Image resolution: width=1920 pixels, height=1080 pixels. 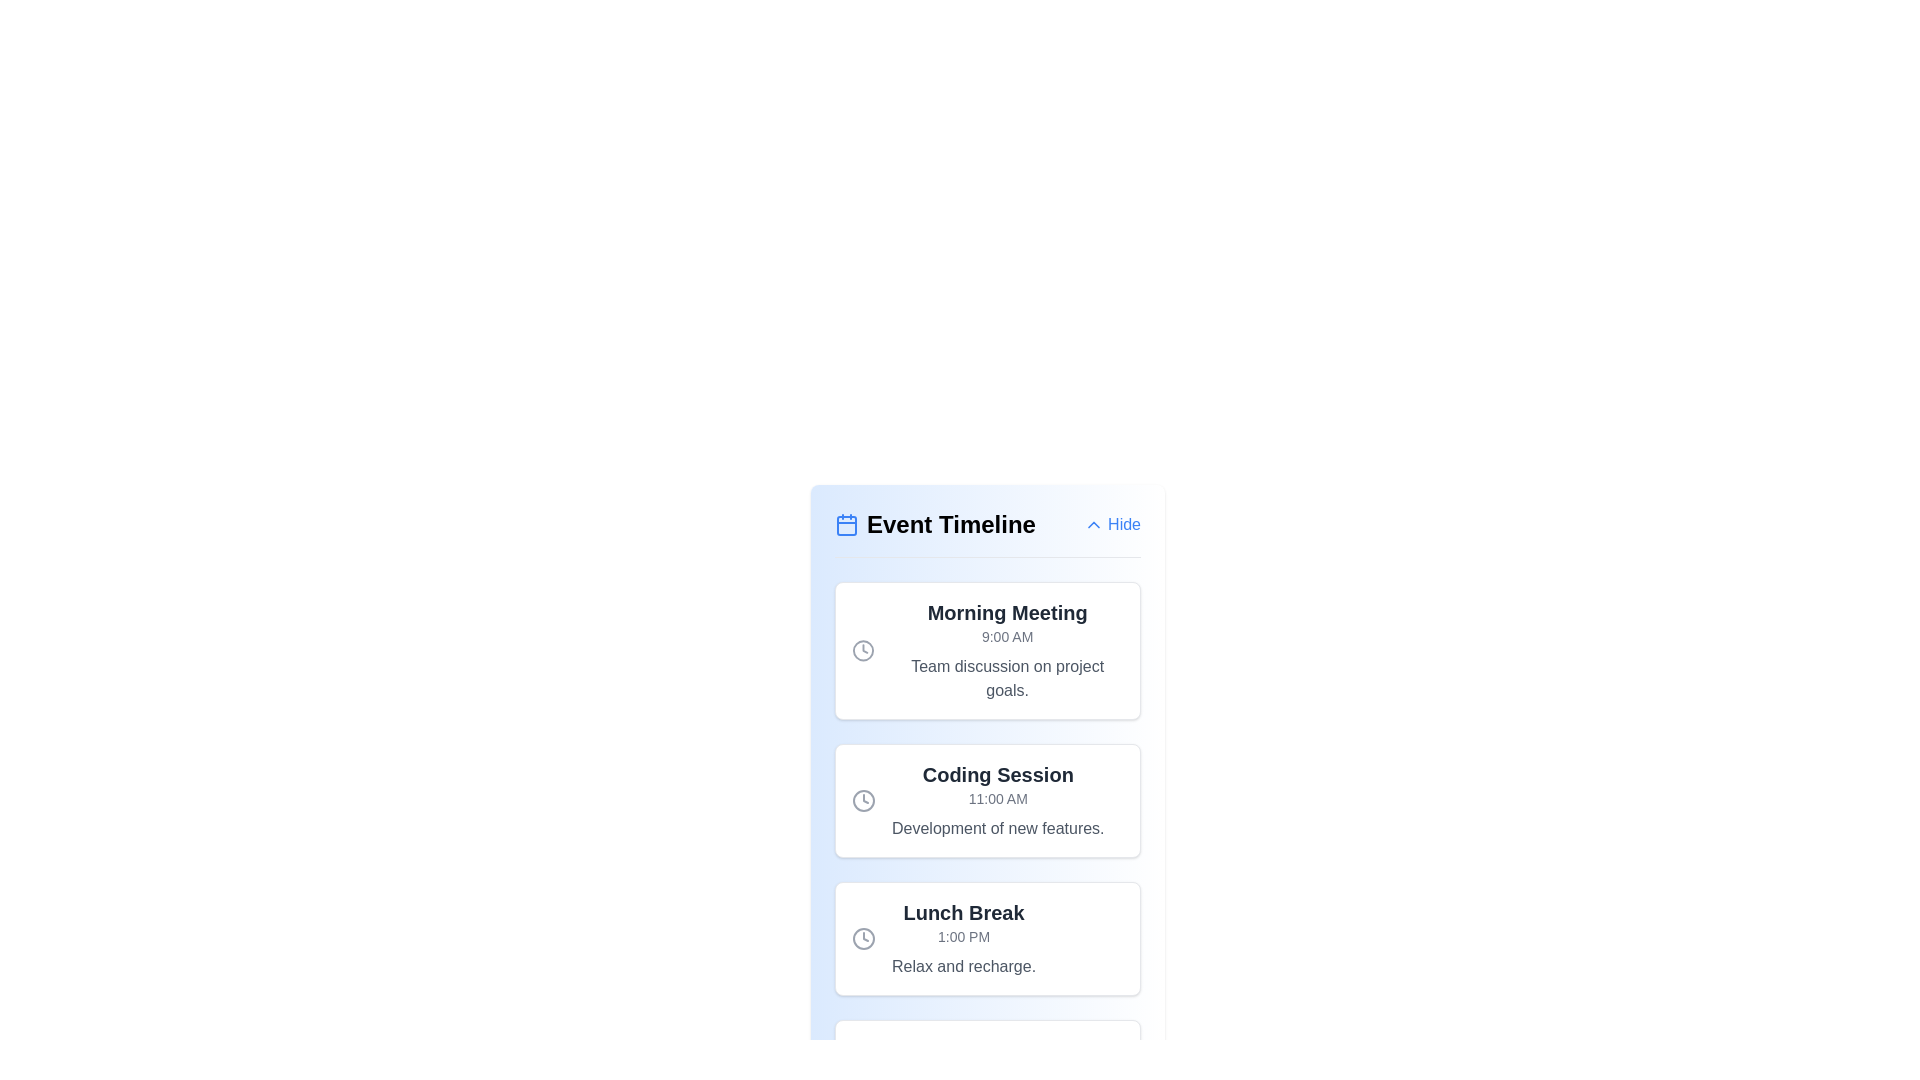 I want to click on the 'Hide' button with an upward-pointing chevron icon located in the upper-right corner of the 'Event Timeline' header section, so click(x=1111, y=523).